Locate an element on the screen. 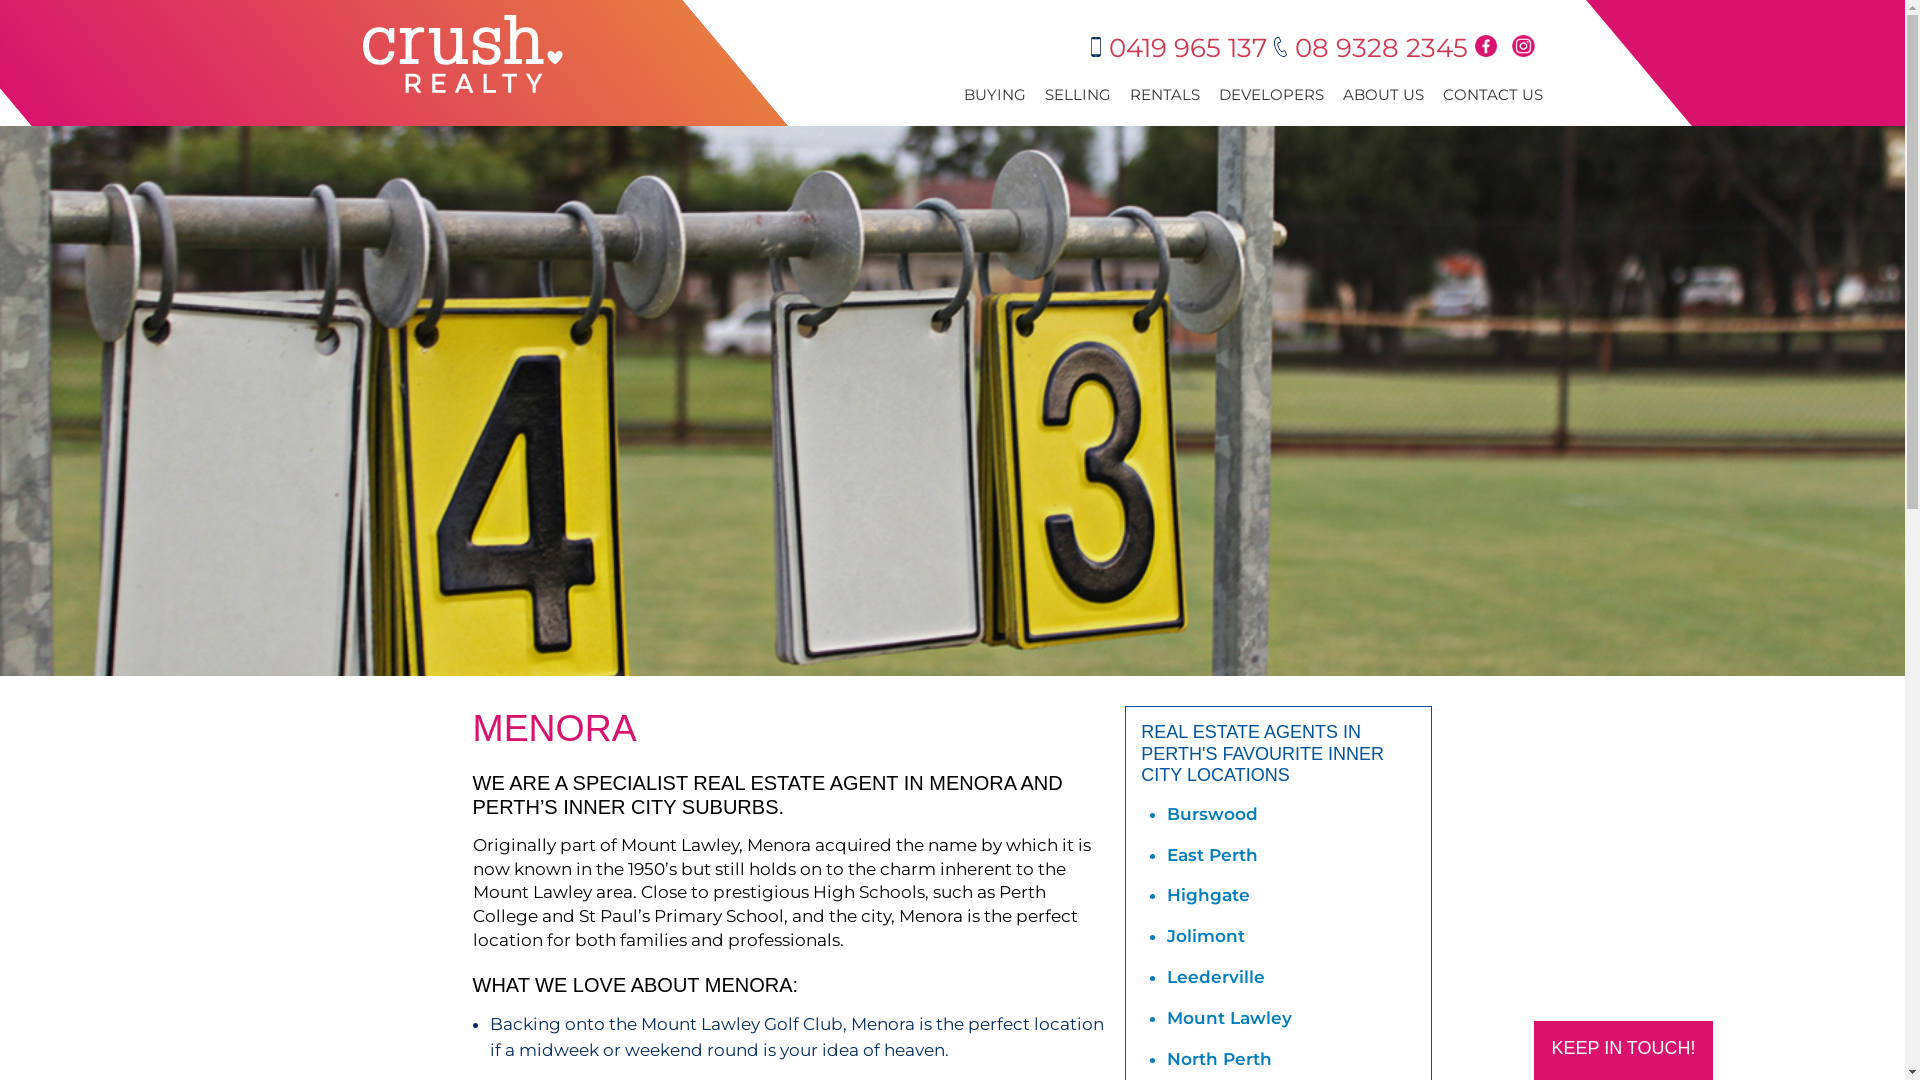 This screenshot has width=1920, height=1080. 'Mount Lawley' is located at coordinates (1228, 1018).